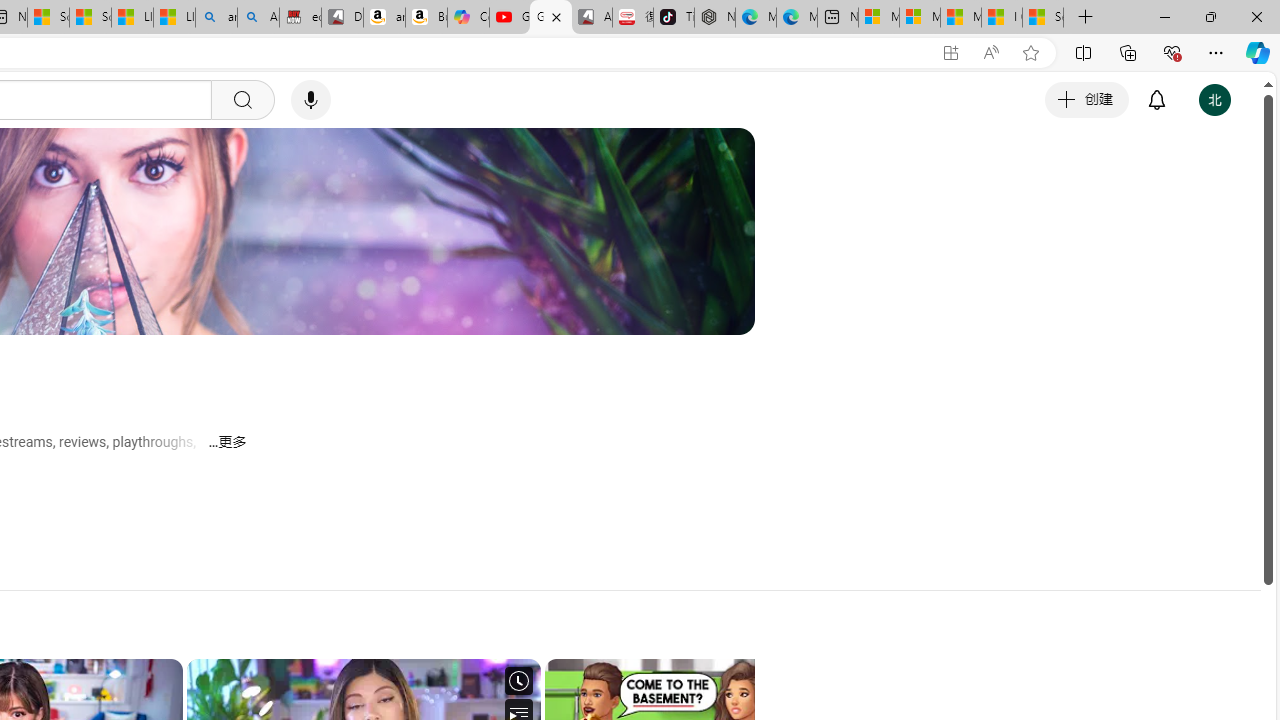 The height and width of the screenshot is (720, 1280). Describe the element at coordinates (467, 17) in the screenshot. I see `'Copilot'` at that location.